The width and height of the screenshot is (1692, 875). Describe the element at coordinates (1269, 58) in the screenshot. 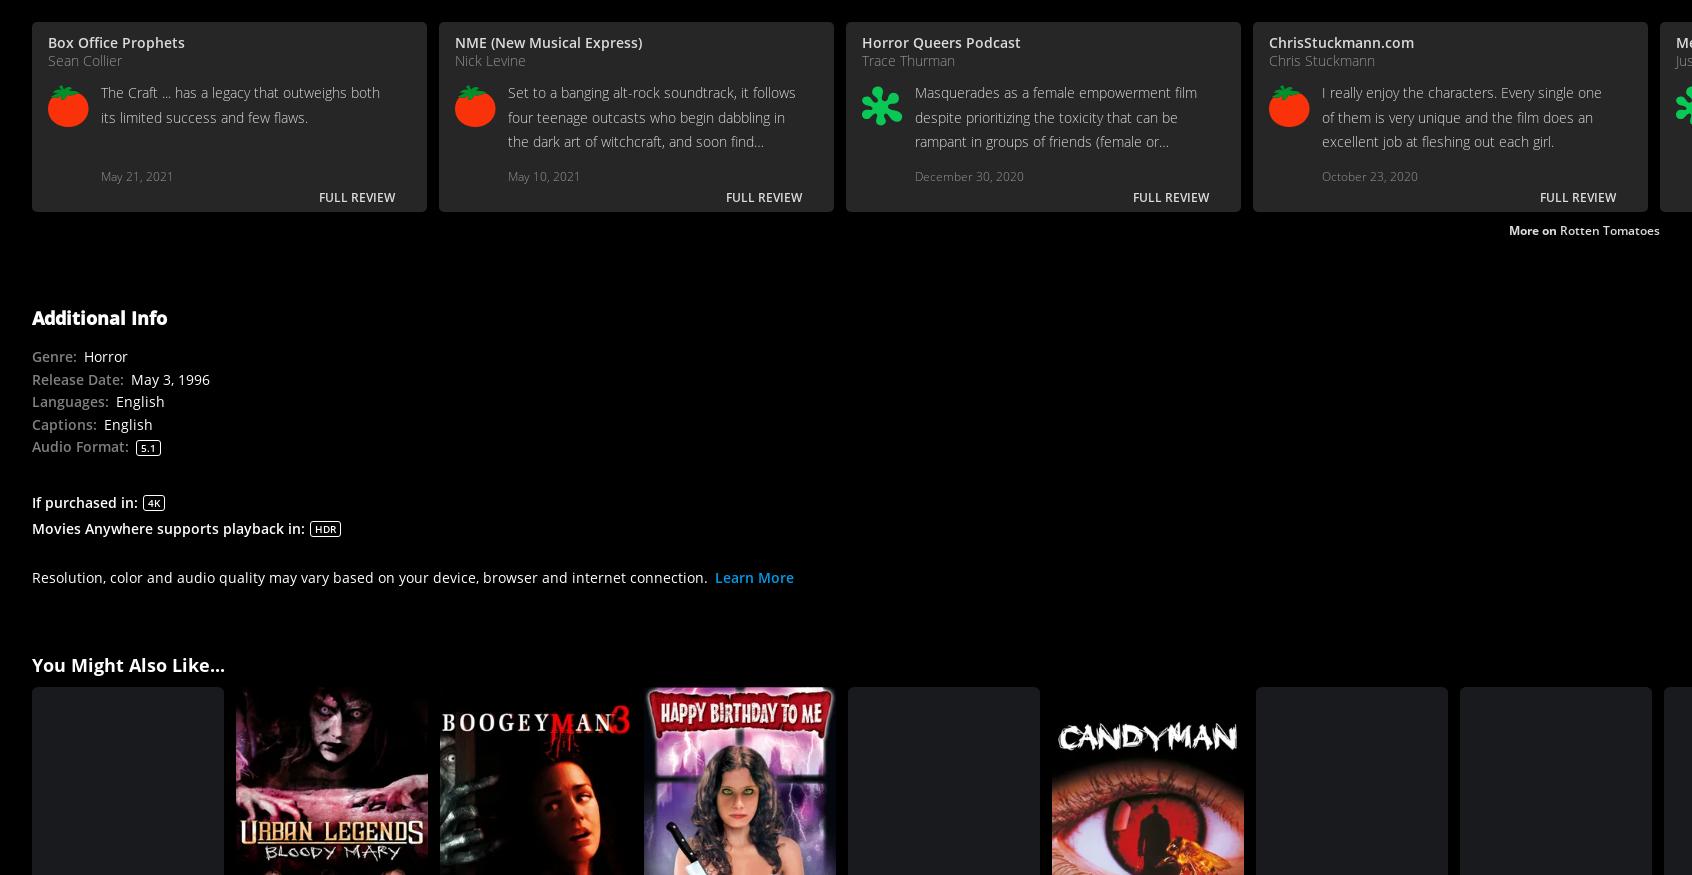

I see `'Chris Stuckmann'` at that location.